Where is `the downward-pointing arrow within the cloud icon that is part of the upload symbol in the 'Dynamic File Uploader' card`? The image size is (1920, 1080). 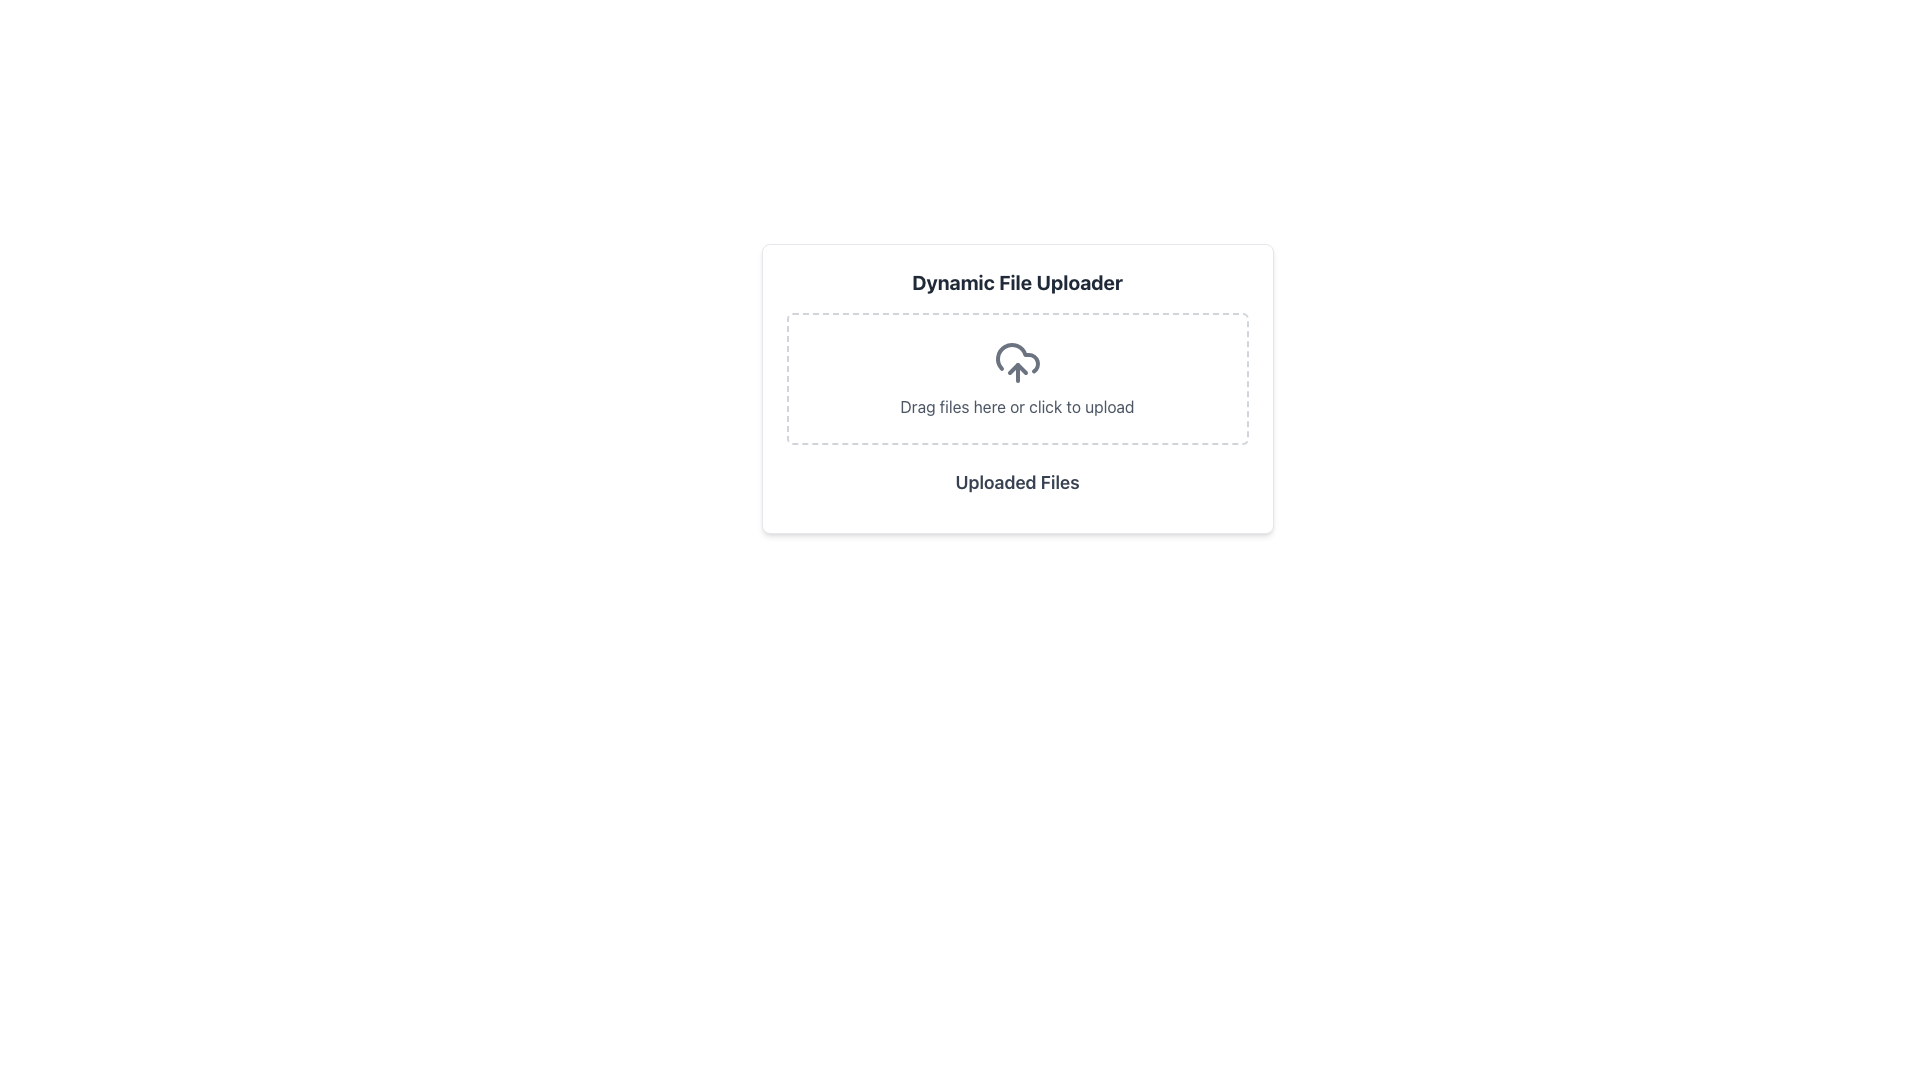 the downward-pointing arrow within the cloud icon that is part of the upload symbol in the 'Dynamic File Uploader' card is located at coordinates (1017, 369).